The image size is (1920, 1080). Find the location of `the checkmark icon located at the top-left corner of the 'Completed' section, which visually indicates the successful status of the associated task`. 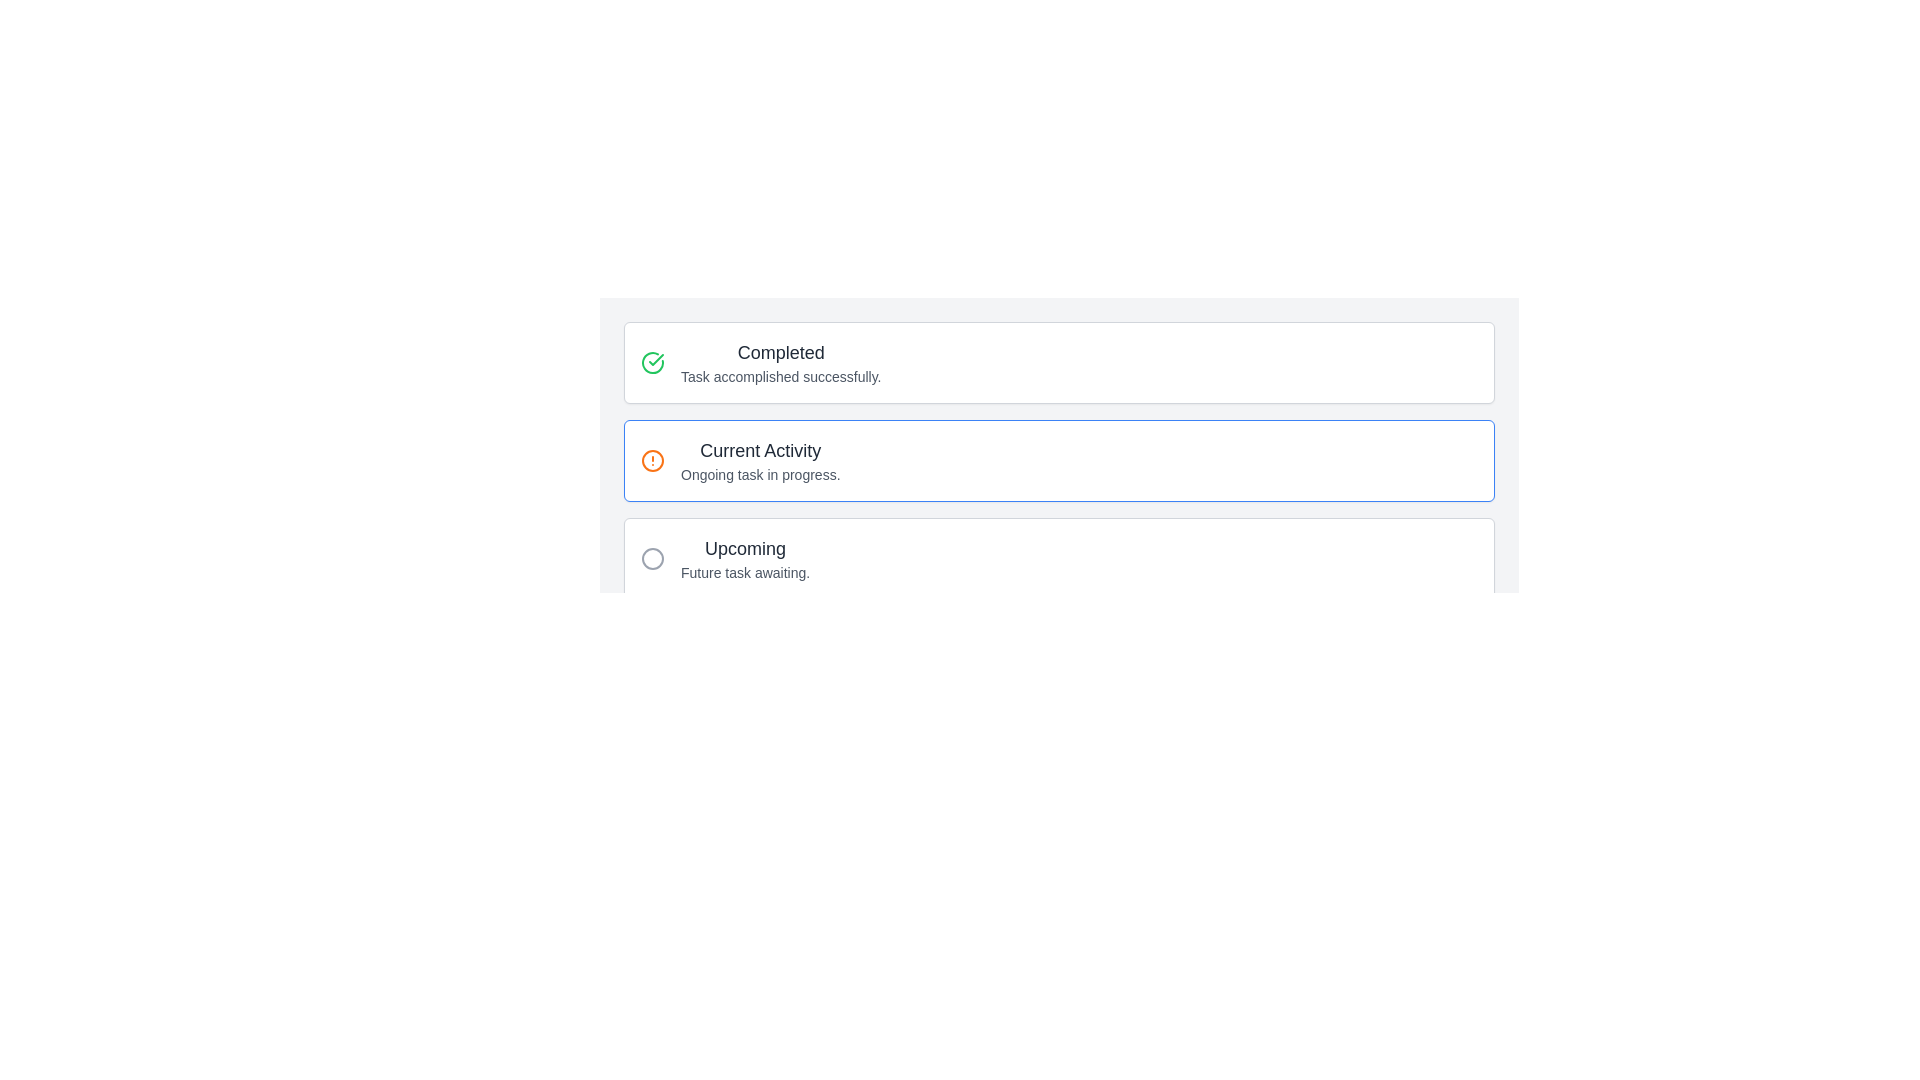

the checkmark icon located at the top-left corner of the 'Completed' section, which visually indicates the successful status of the associated task is located at coordinates (656, 358).